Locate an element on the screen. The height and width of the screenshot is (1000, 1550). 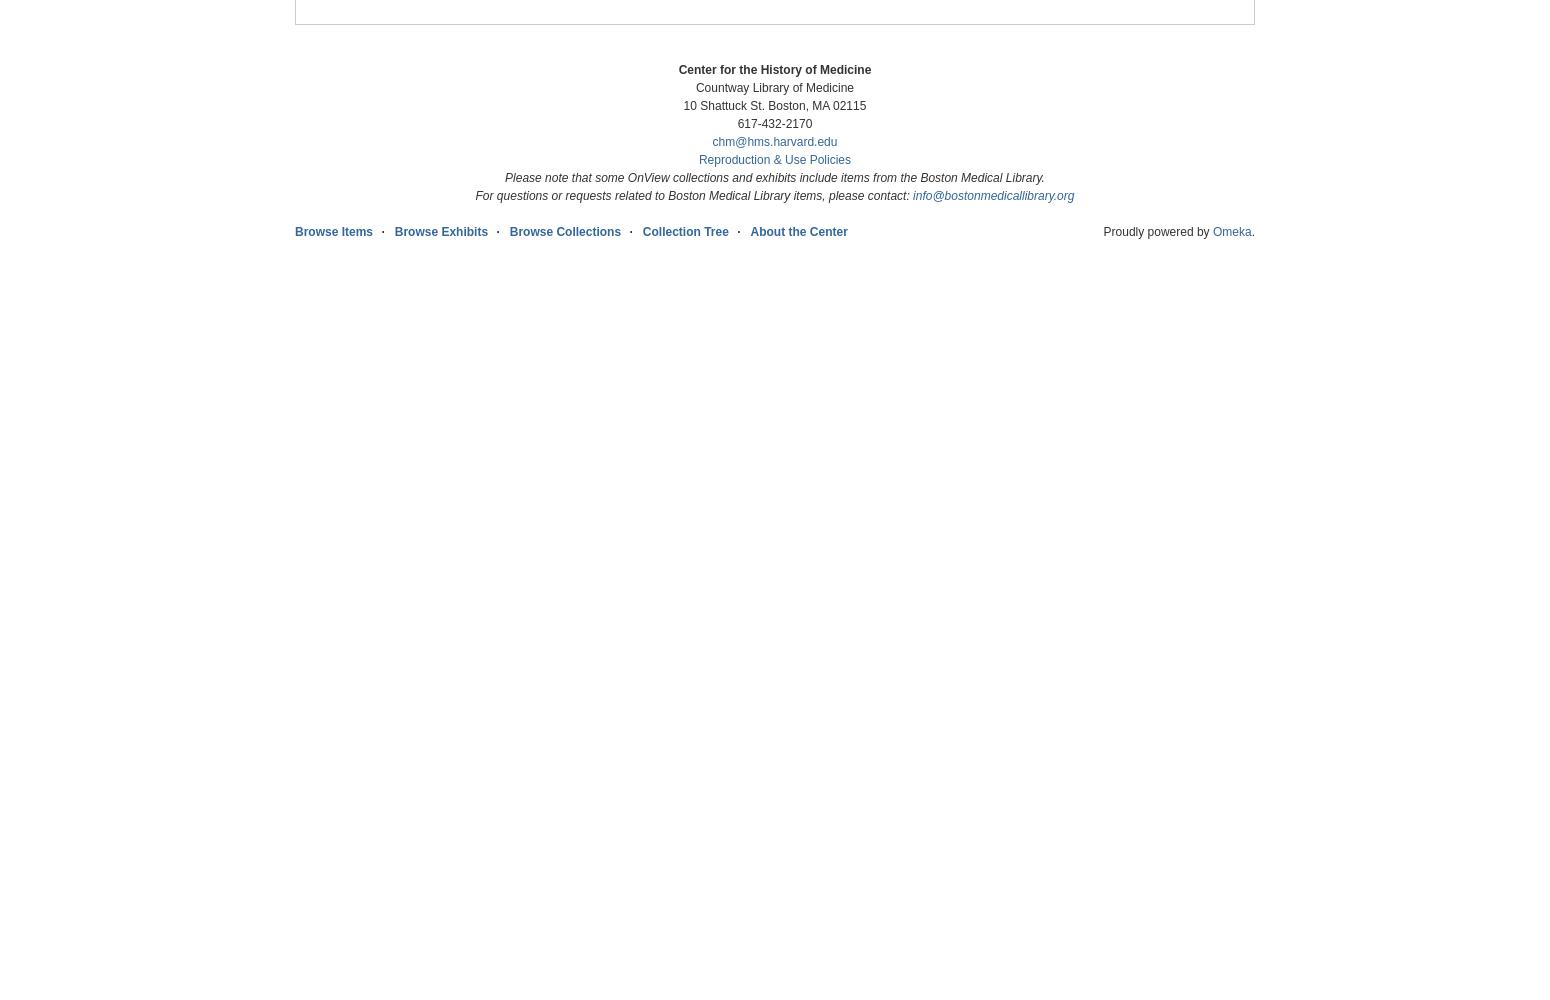
'Center for the History of Medicine' is located at coordinates (774, 69).